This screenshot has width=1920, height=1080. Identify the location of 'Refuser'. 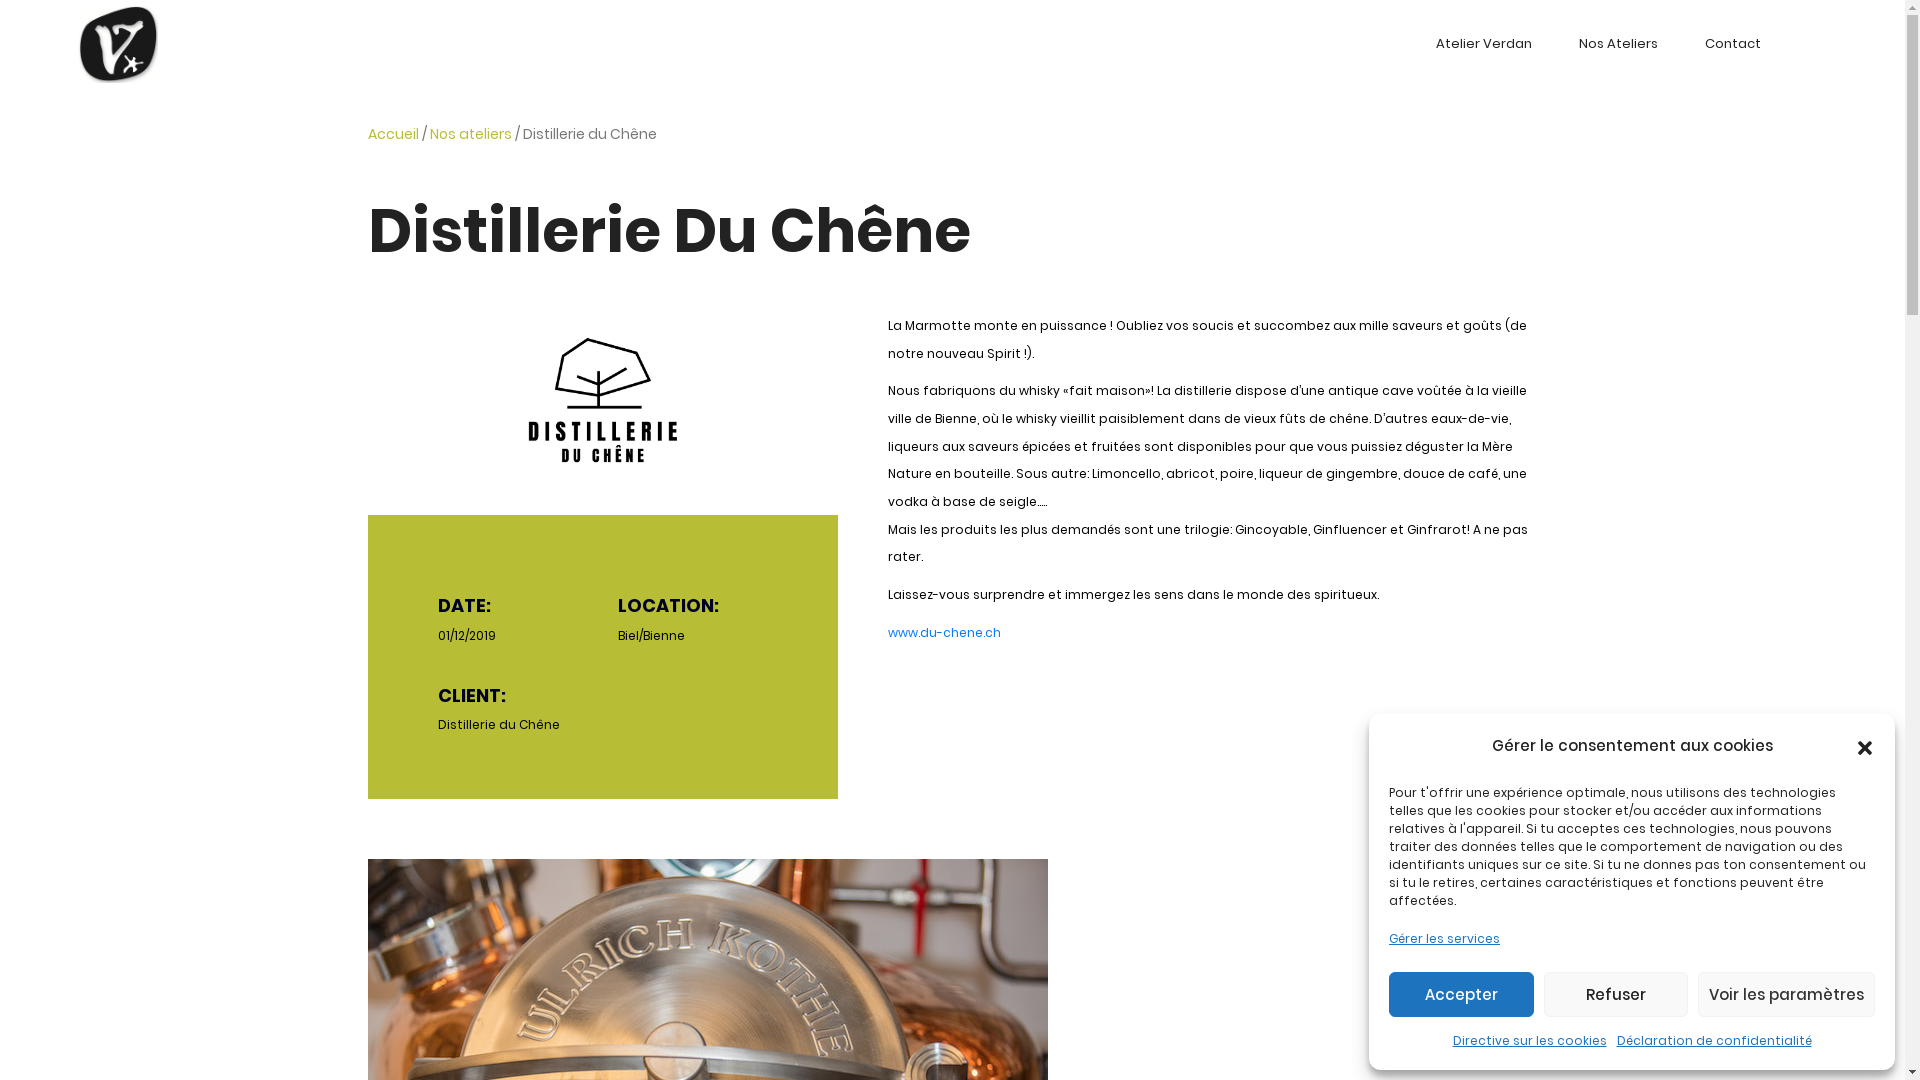
(1543, 994).